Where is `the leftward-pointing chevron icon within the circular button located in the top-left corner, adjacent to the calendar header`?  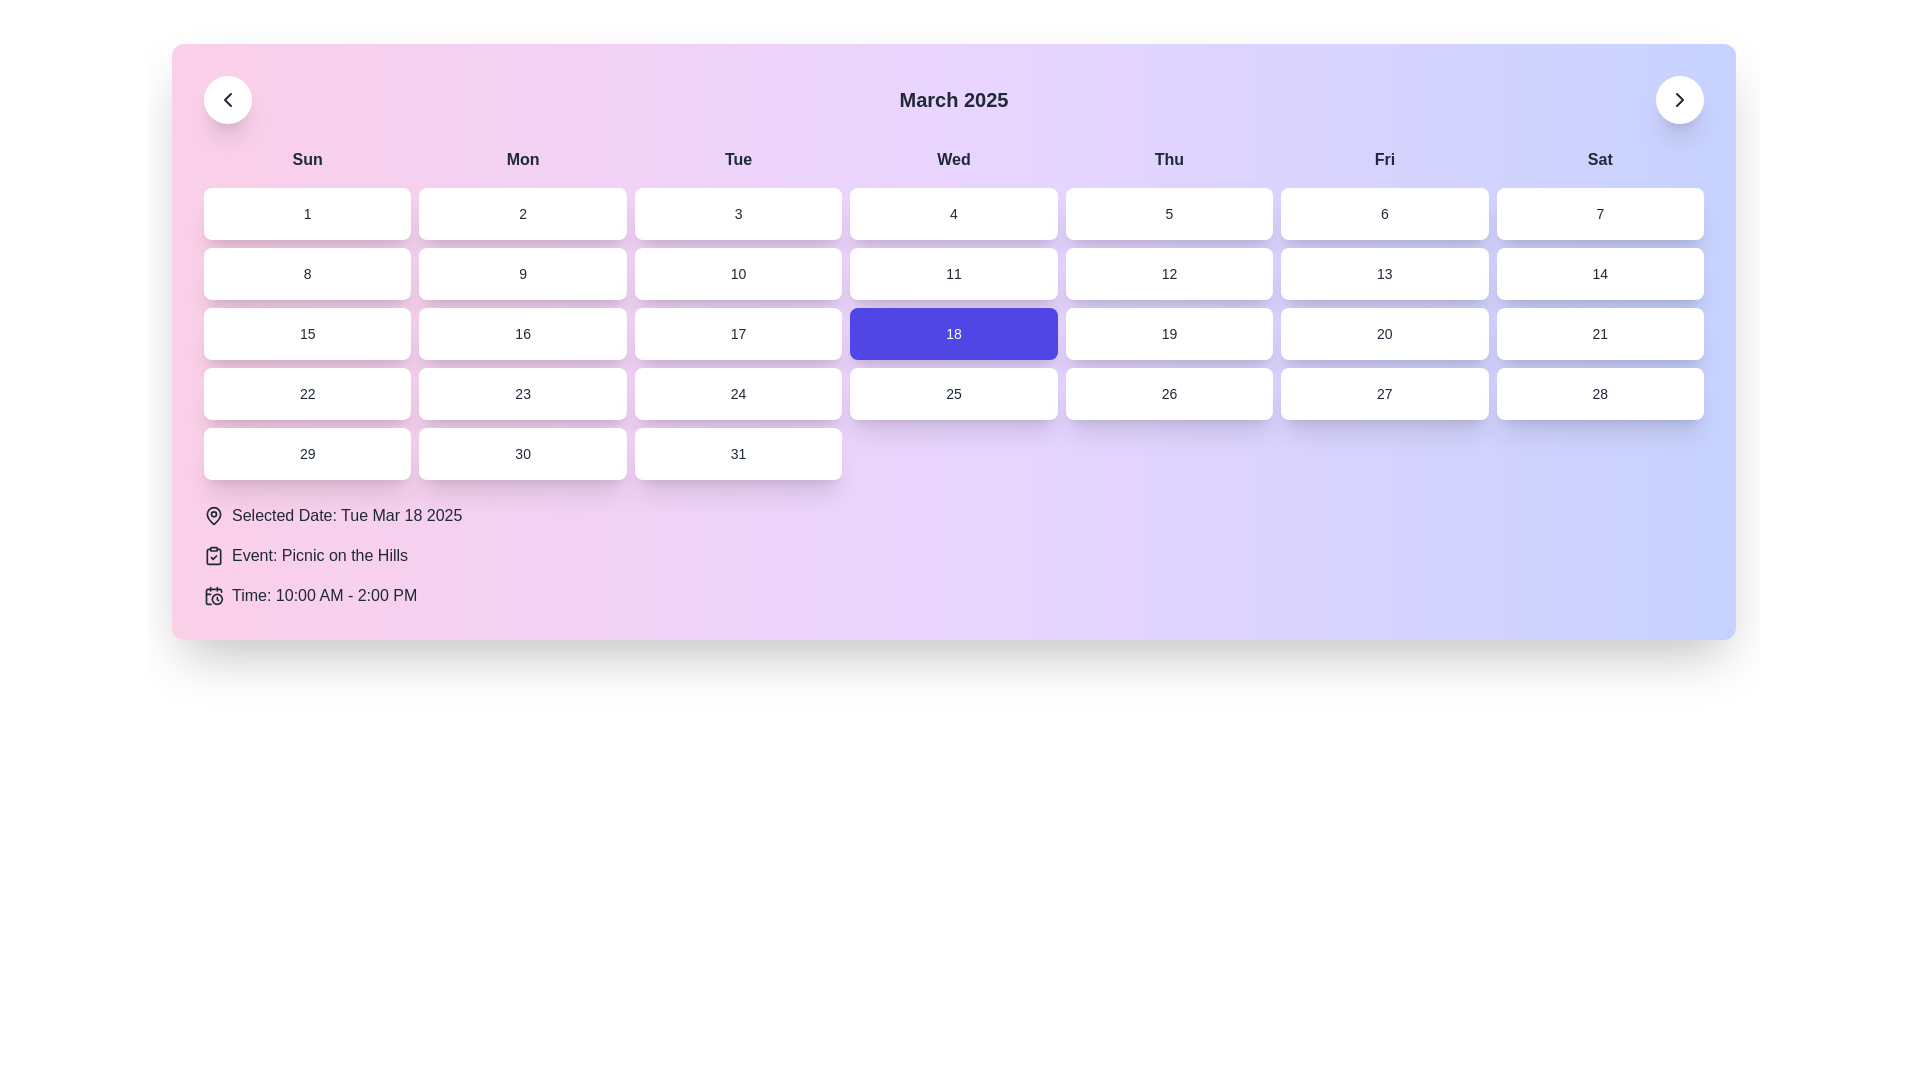
the leftward-pointing chevron icon within the circular button located in the top-left corner, adjacent to the calendar header is located at coordinates (227, 100).